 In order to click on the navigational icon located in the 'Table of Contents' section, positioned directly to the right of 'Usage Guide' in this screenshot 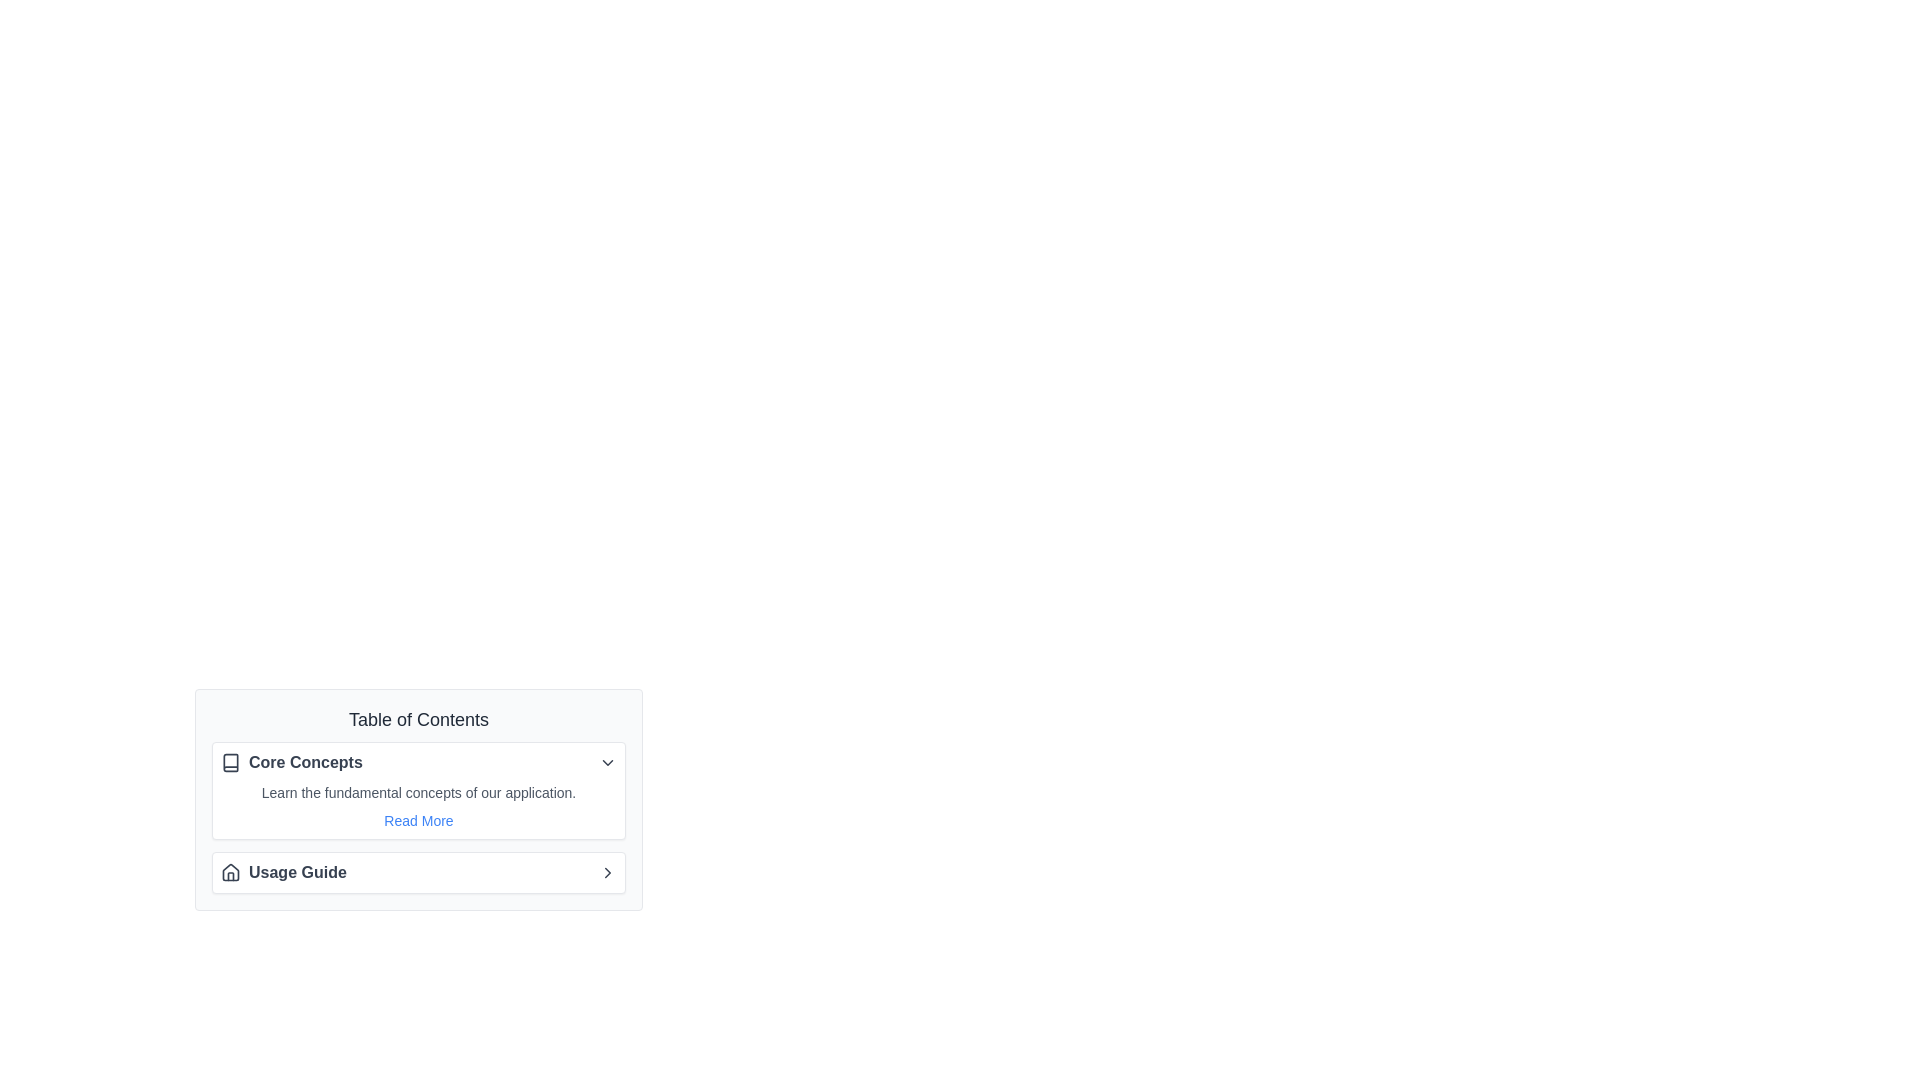, I will do `click(607, 871)`.